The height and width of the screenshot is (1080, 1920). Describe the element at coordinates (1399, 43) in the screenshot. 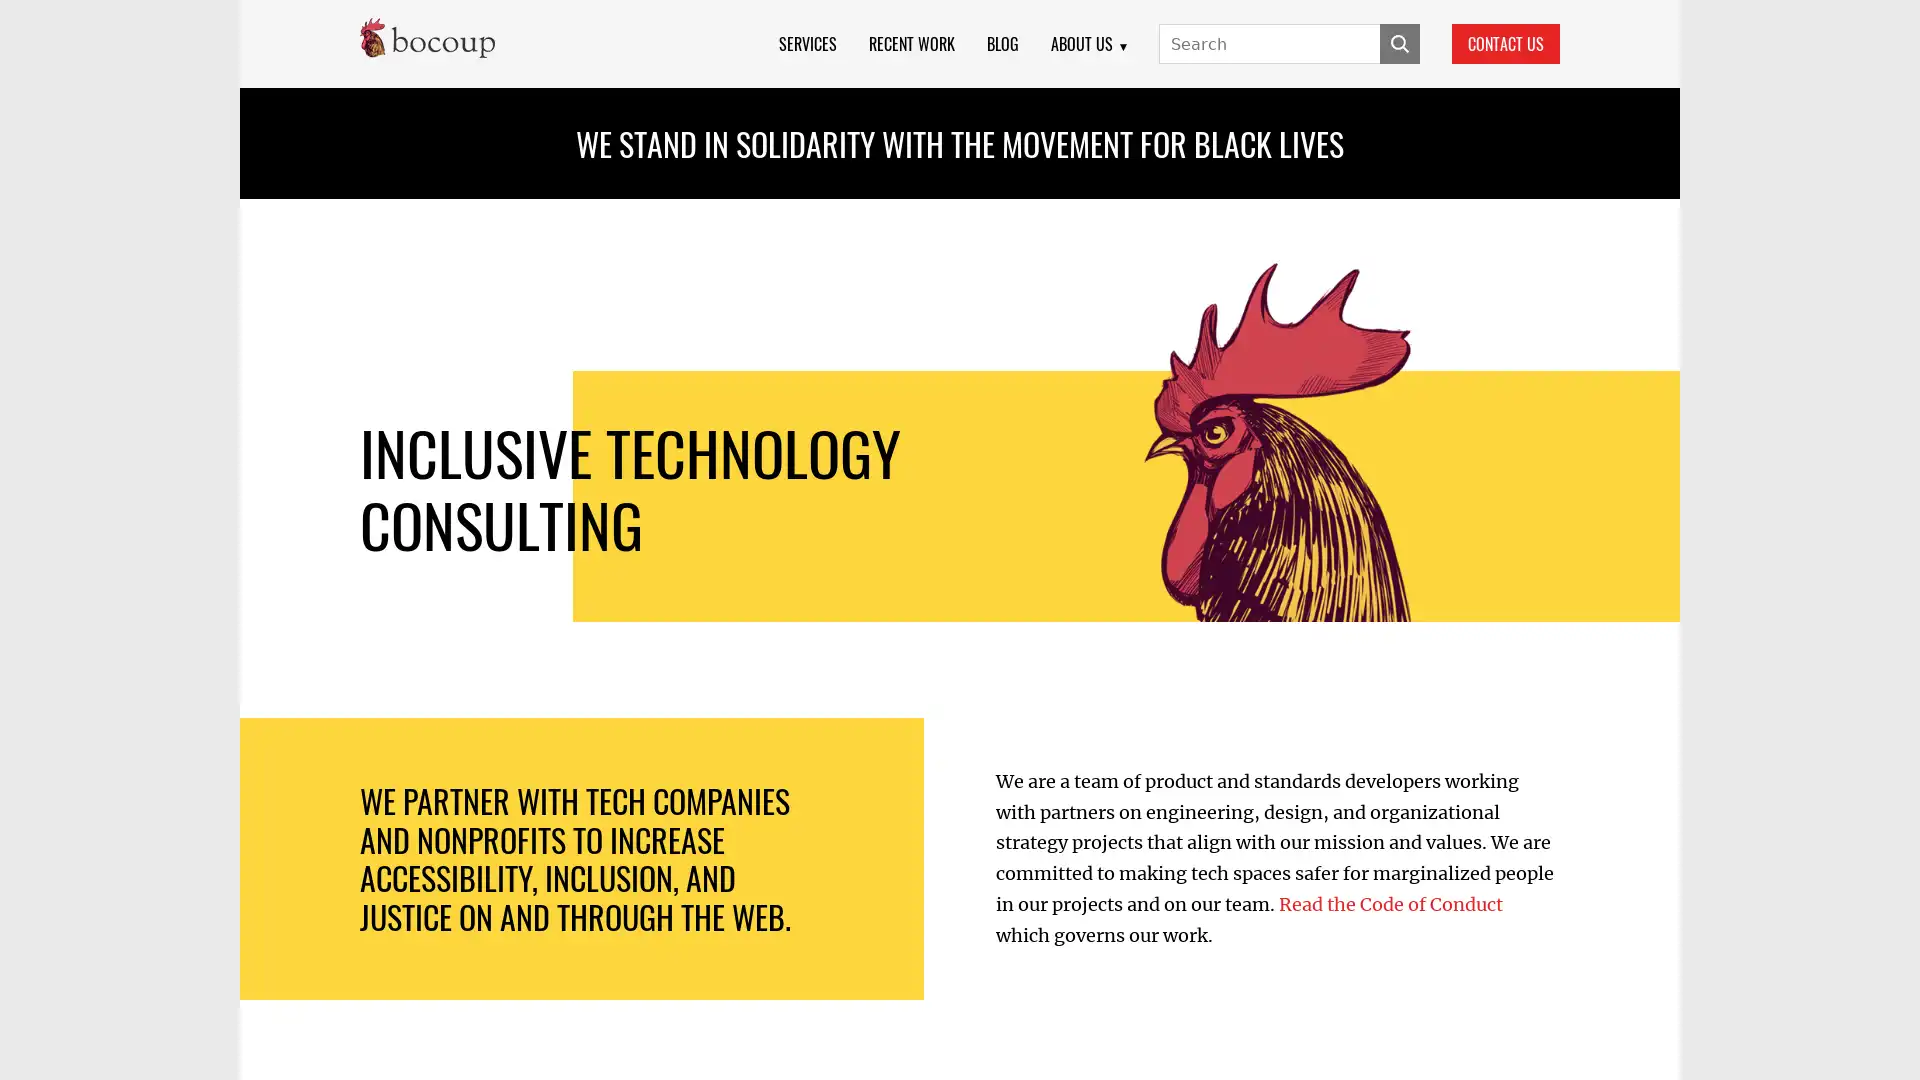

I see `SUBMIT` at that location.